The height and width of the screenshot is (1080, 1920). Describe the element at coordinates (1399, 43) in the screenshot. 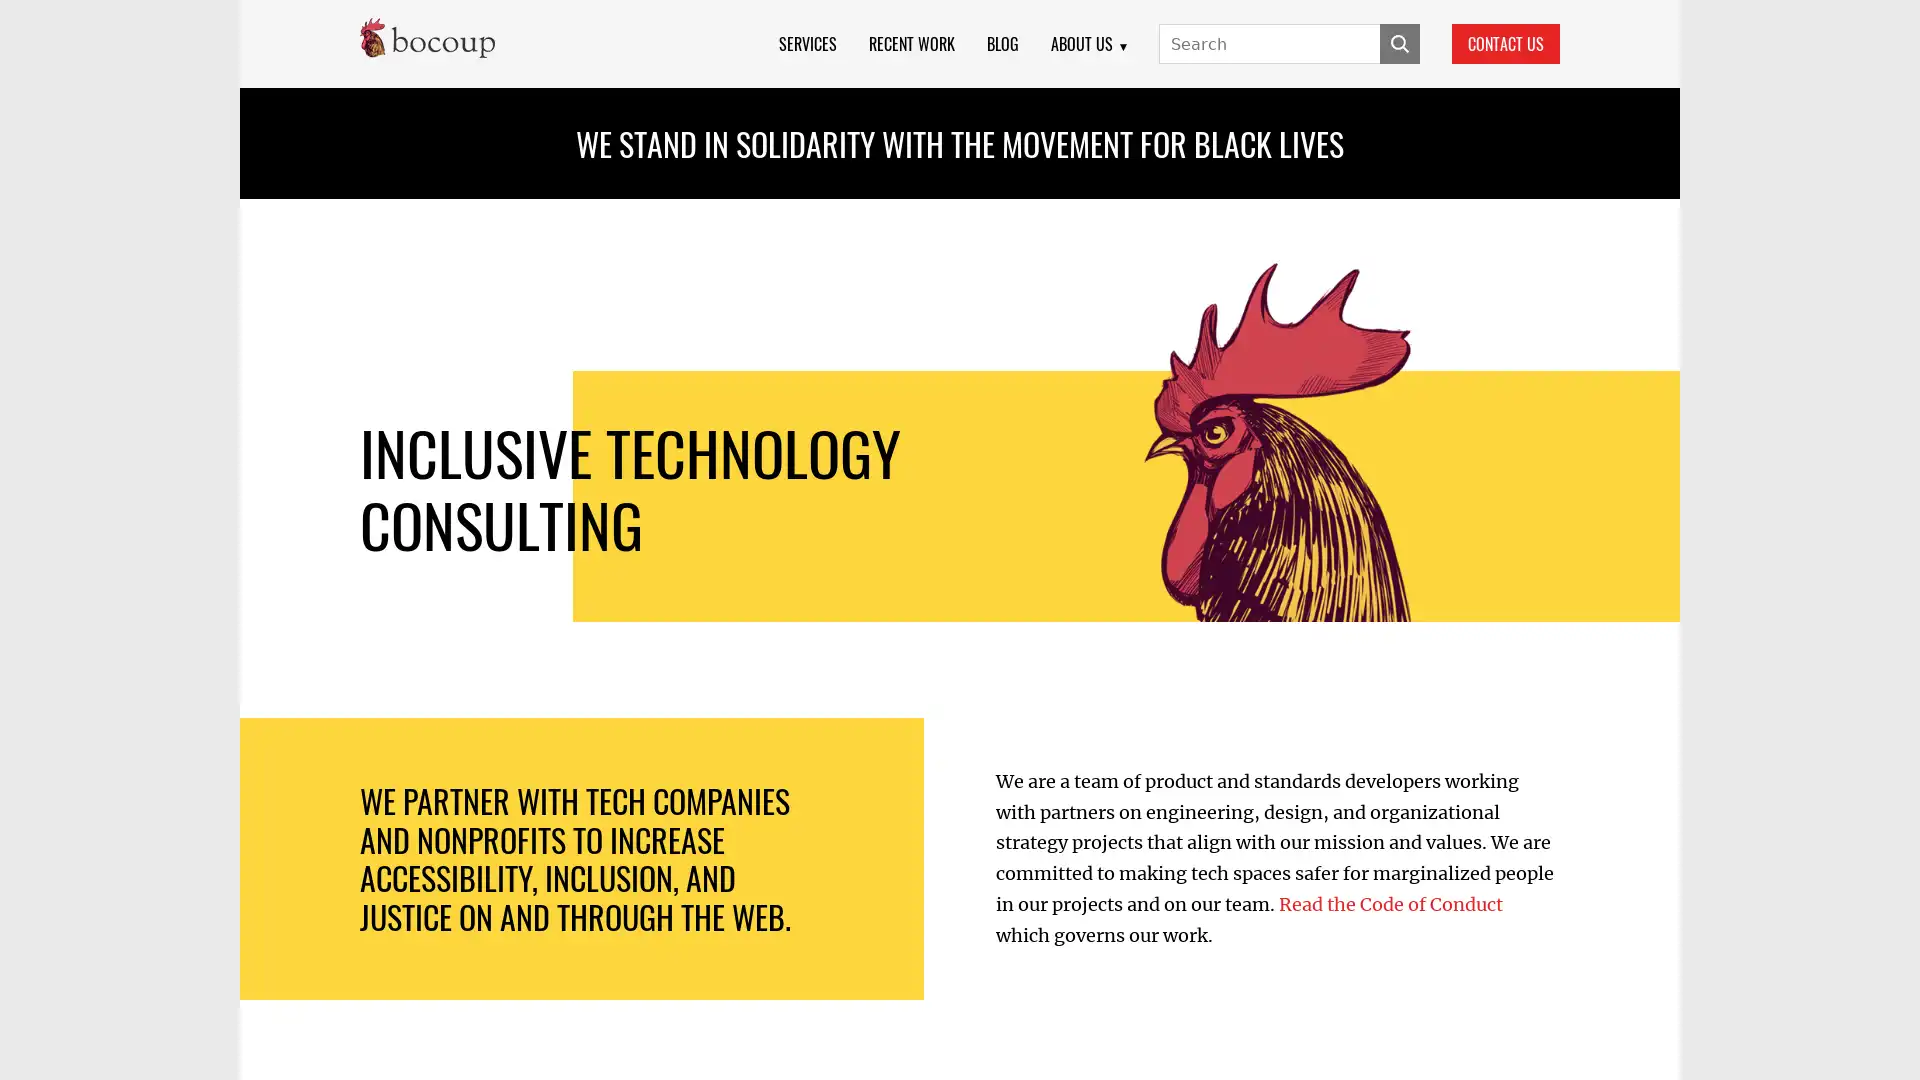

I see `SUBMIT` at that location.